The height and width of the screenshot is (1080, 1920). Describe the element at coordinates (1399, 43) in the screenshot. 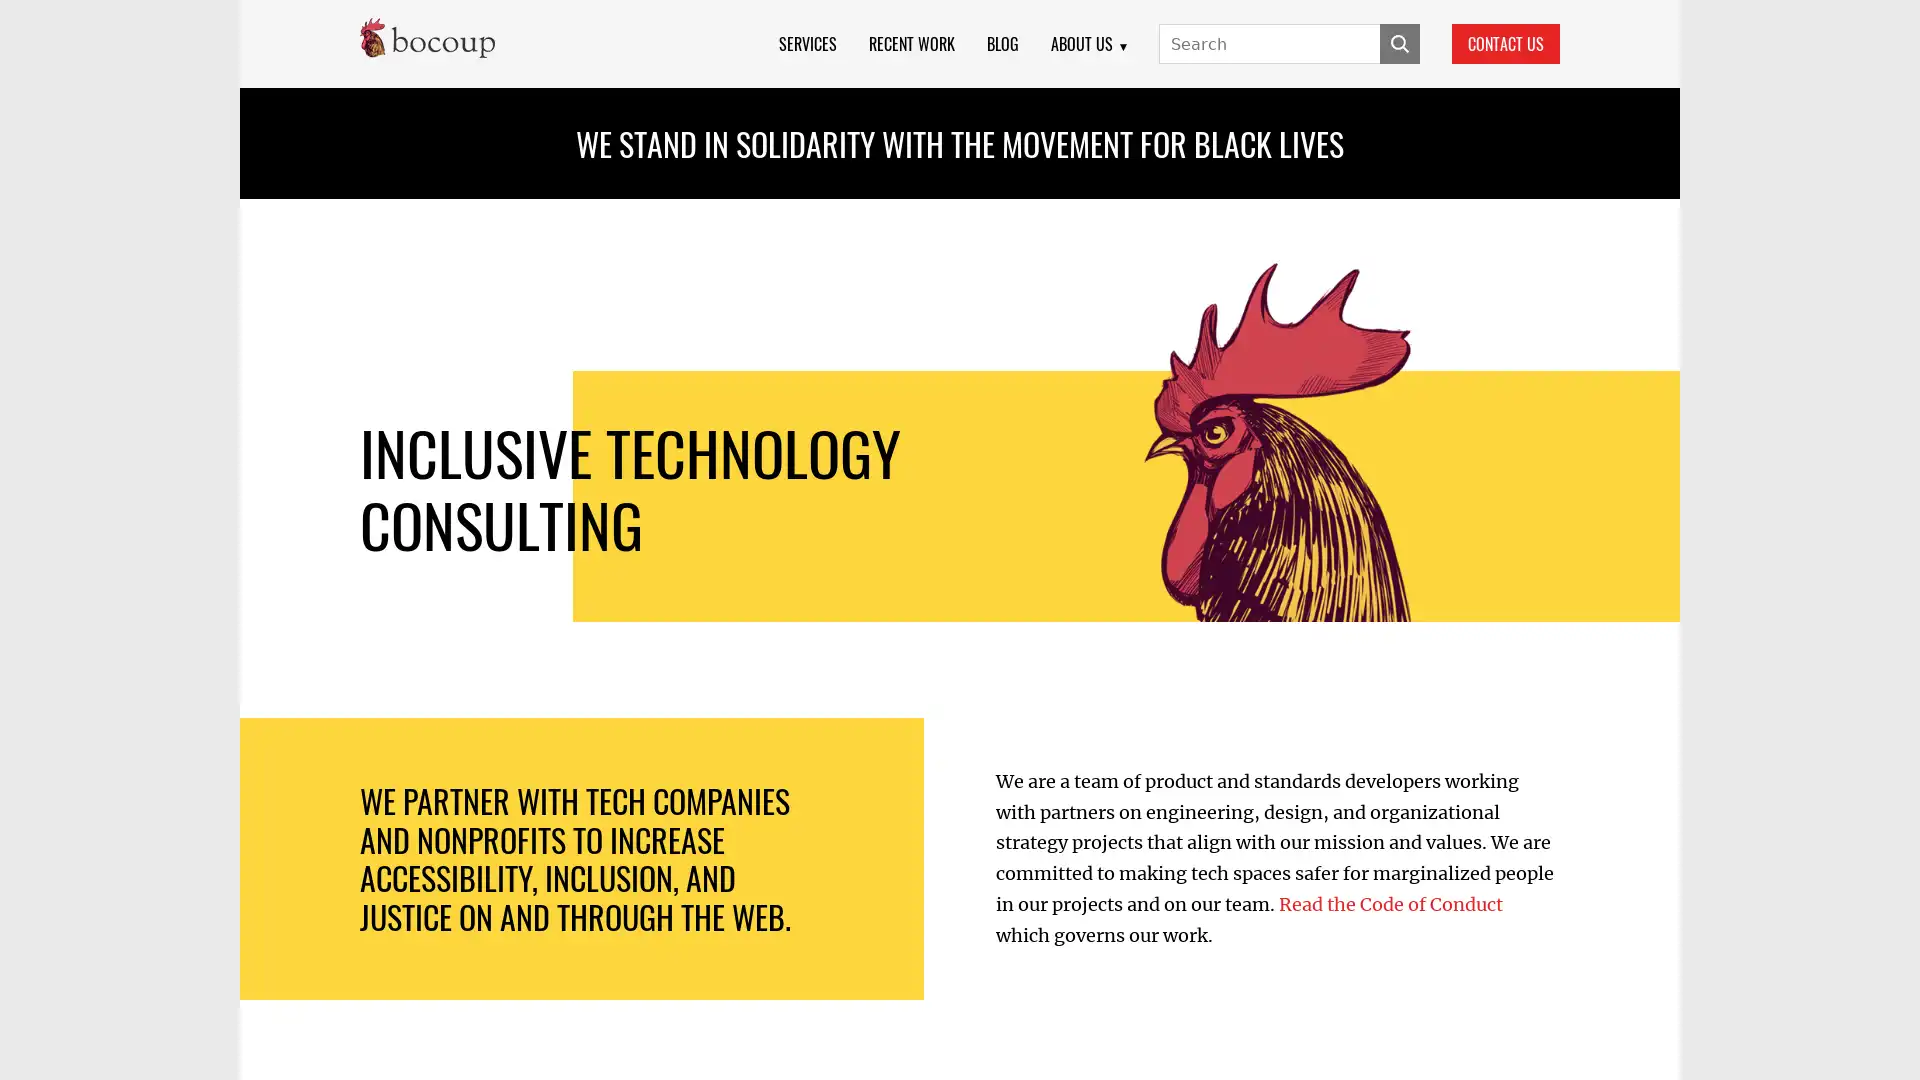

I see `SUBMIT` at that location.